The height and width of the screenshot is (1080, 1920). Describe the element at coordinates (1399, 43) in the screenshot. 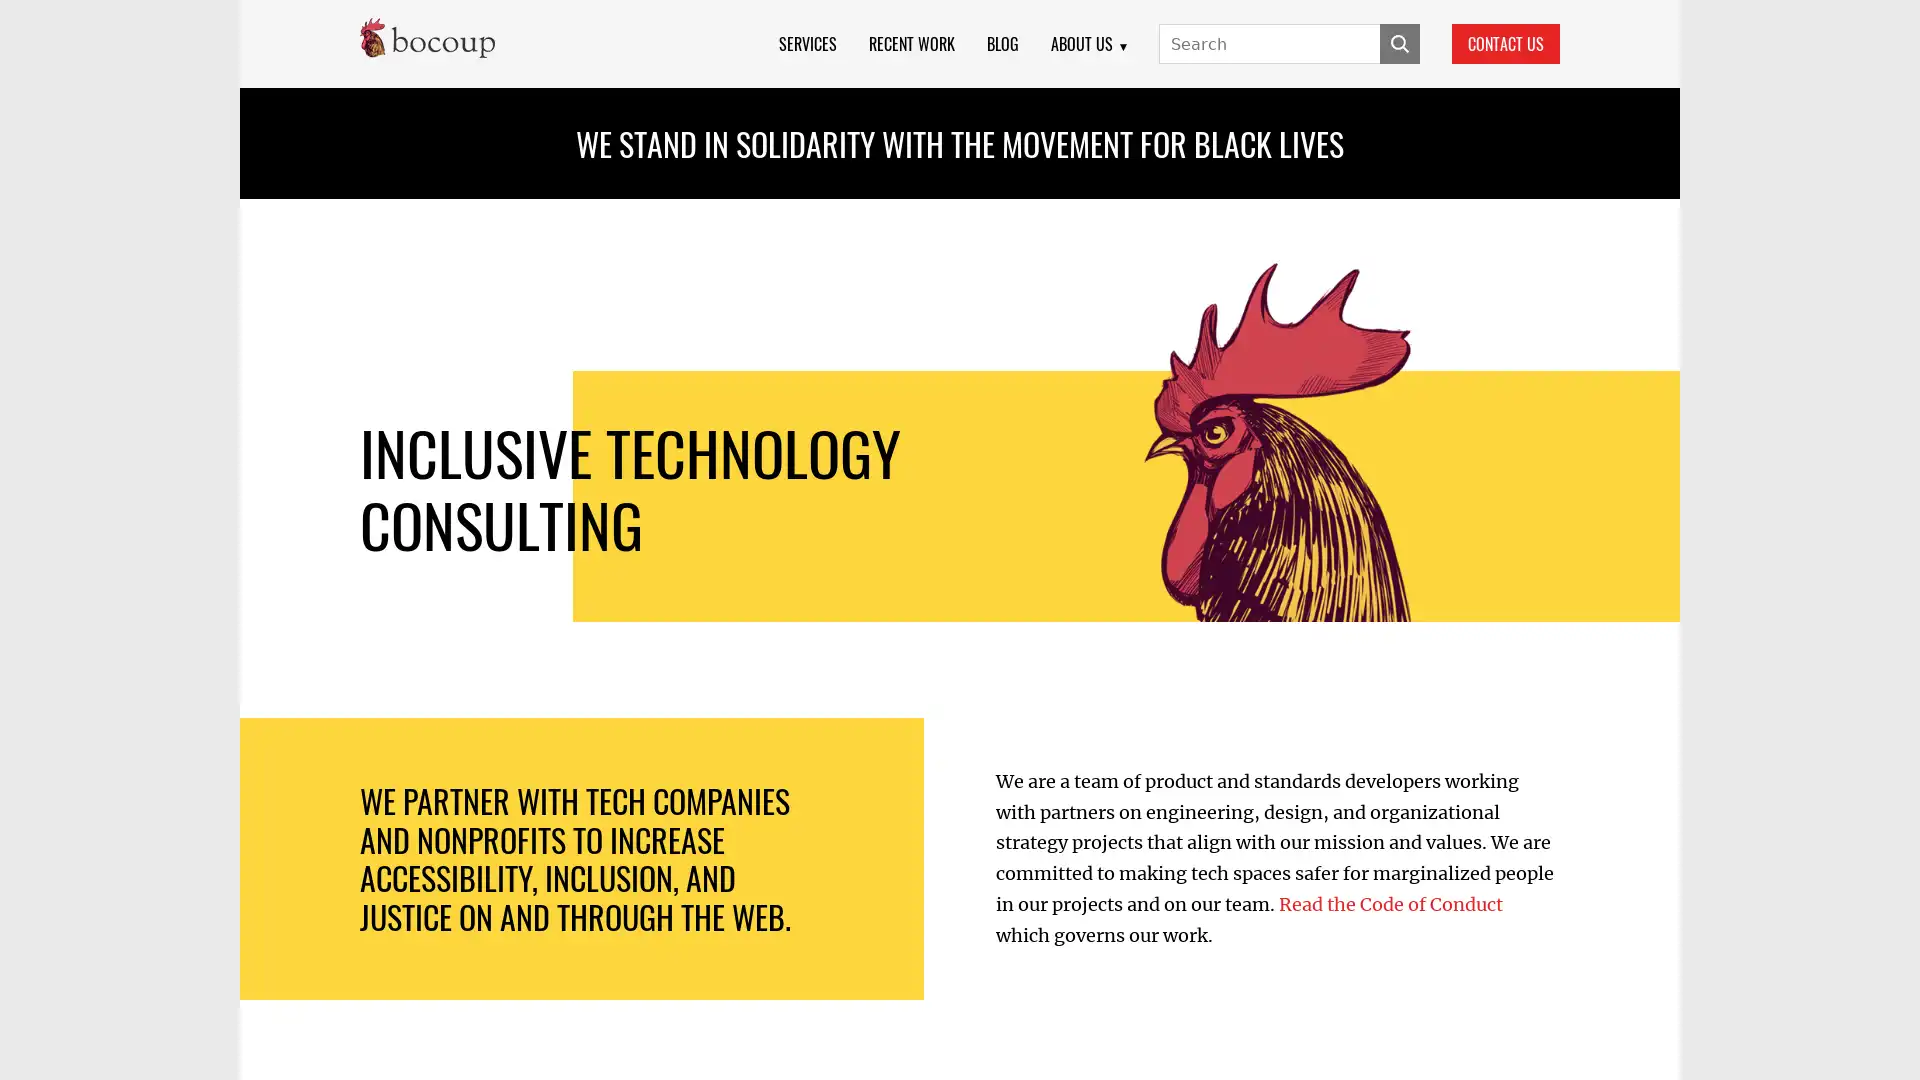

I see `SUBMIT` at that location.